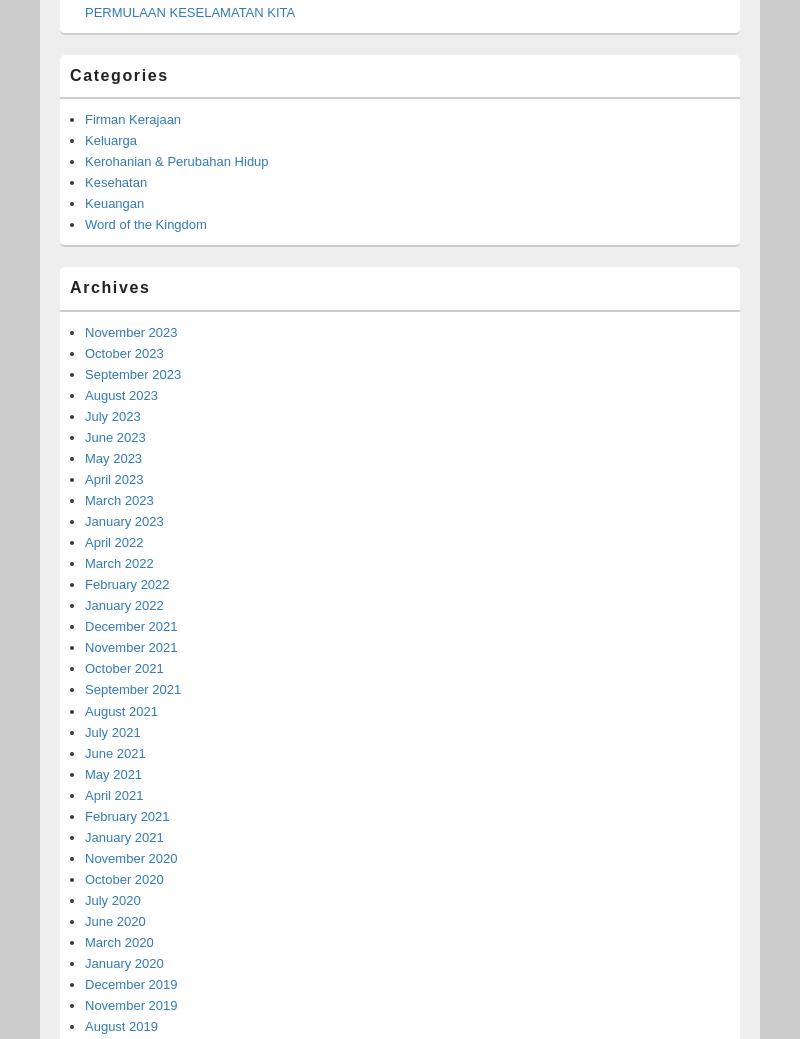 Image resolution: width=800 pixels, height=1039 pixels. What do you see at coordinates (126, 814) in the screenshot?
I see `'February 2021'` at bounding box center [126, 814].